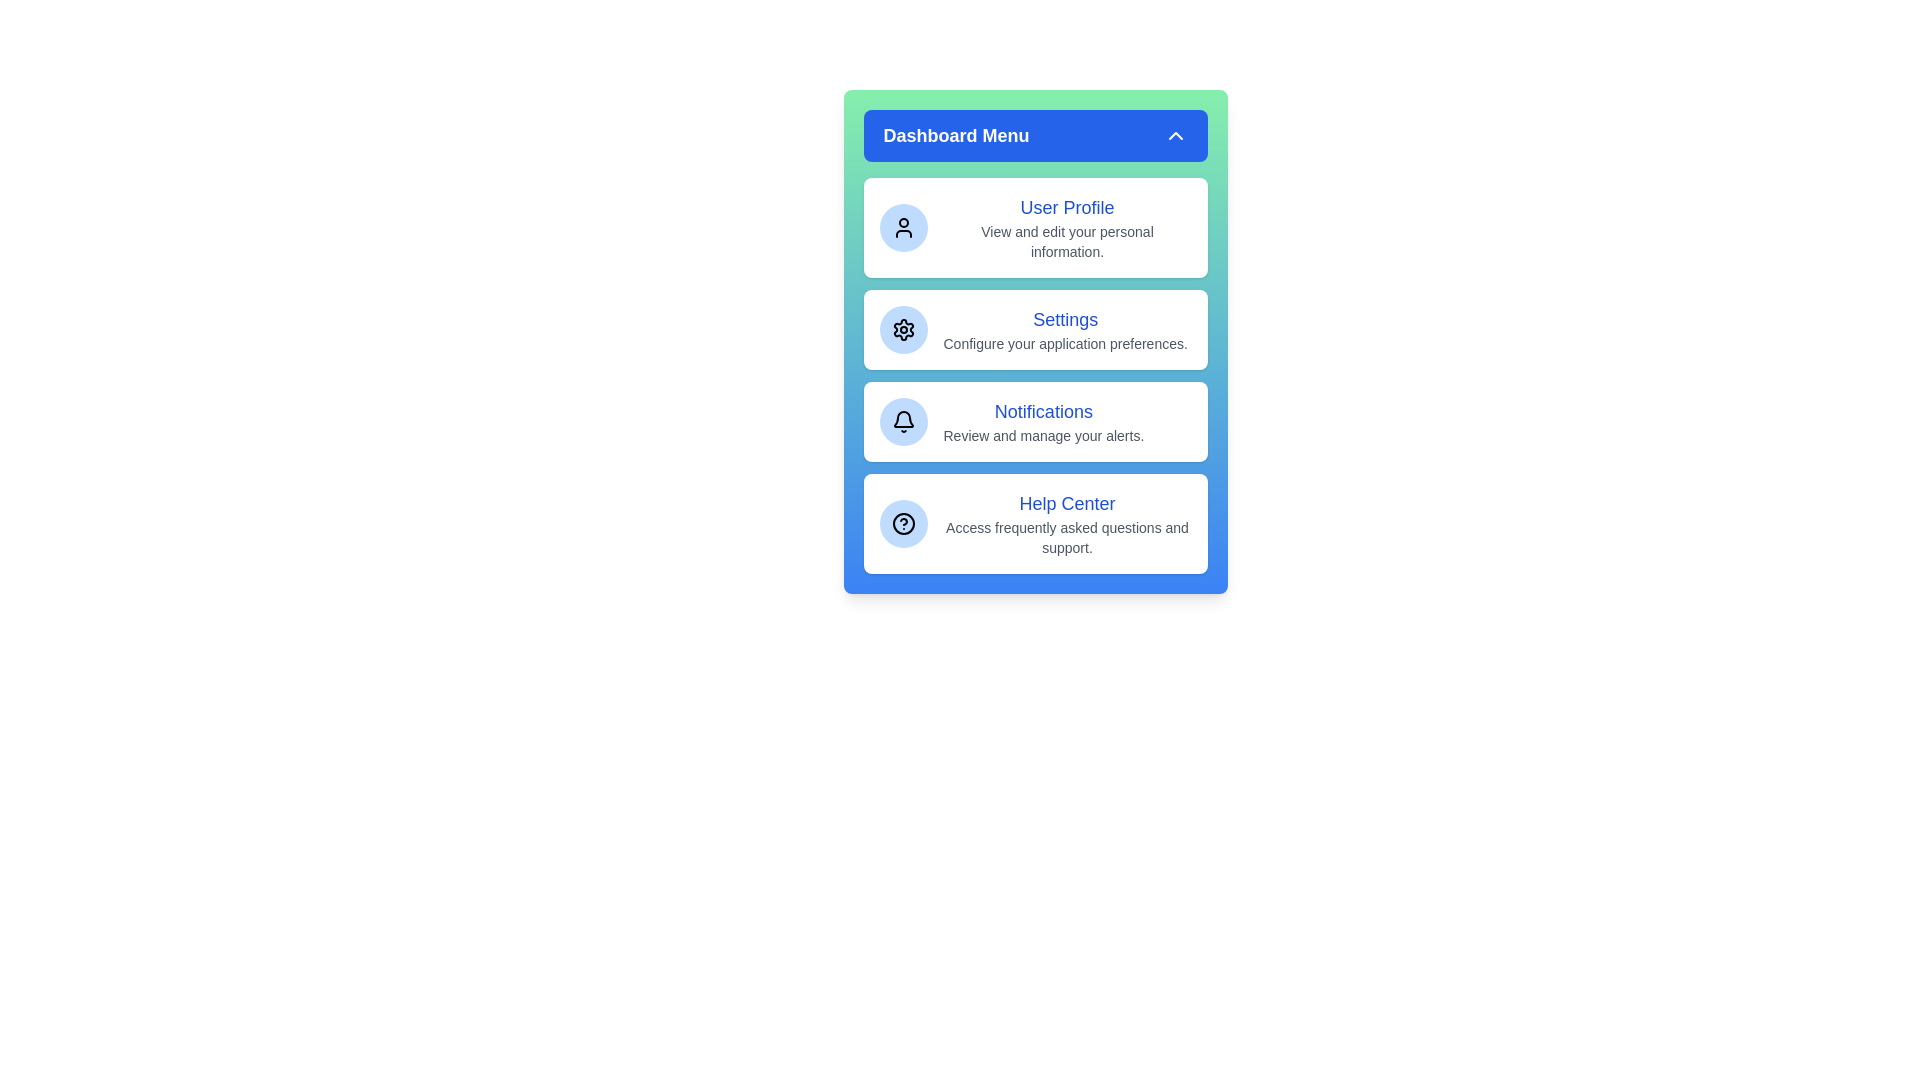 The width and height of the screenshot is (1920, 1080). Describe the element at coordinates (1035, 329) in the screenshot. I see `the menu option Settings` at that location.